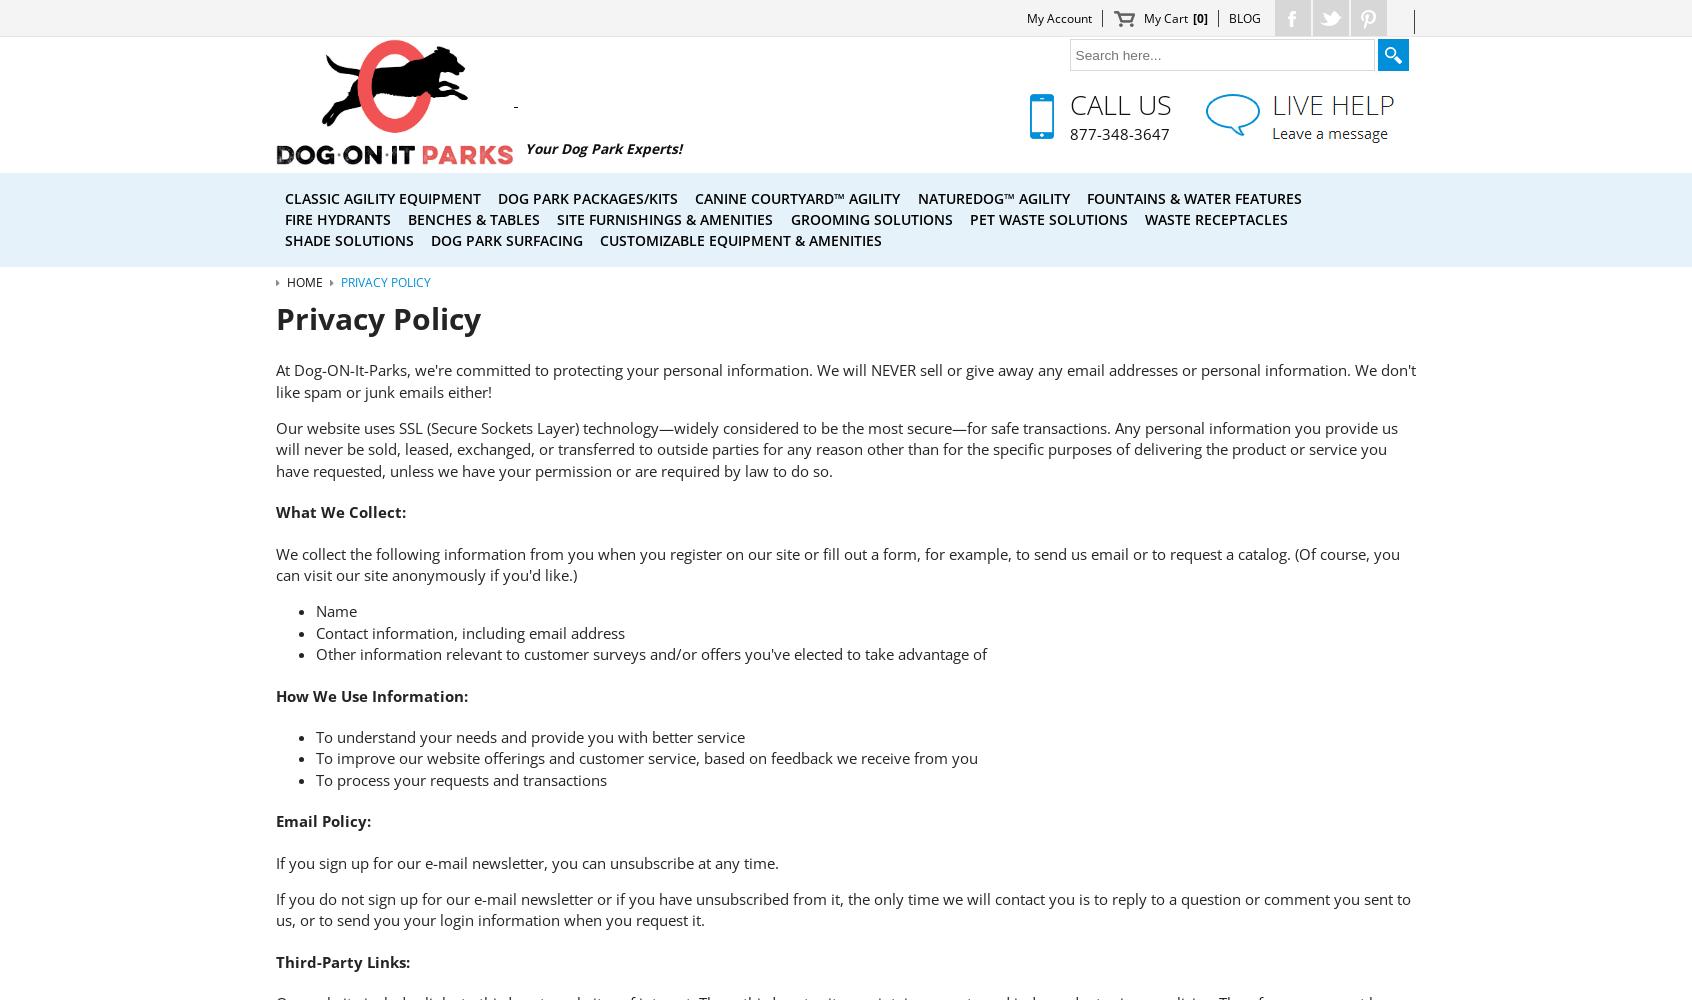 The height and width of the screenshot is (1000, 1692). What do you see at coordinates (303, 282) in the screenshot?
I see `'Home'` at bounding box center [303, 282].